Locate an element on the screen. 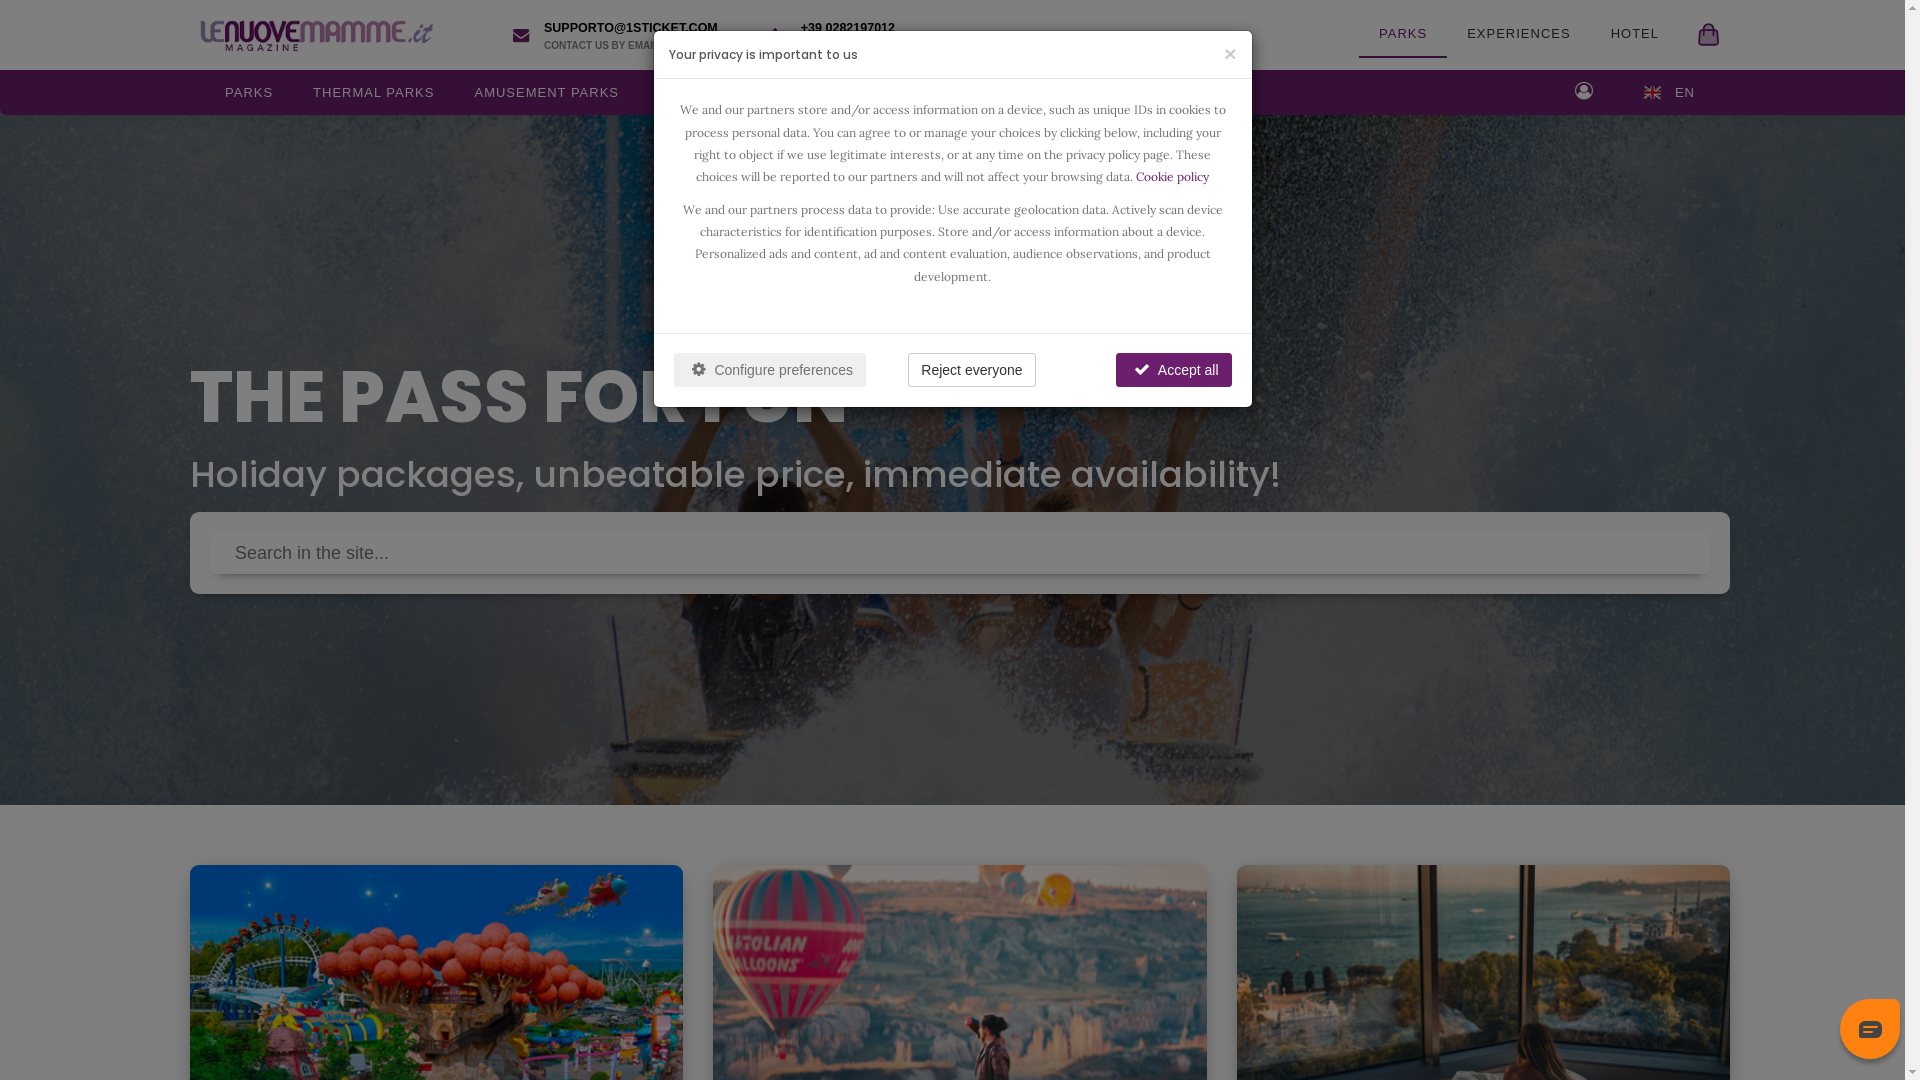 The width and height of the screenshot is (1920, 1080). 'Cookie policy' is located at coordinates (1136, 175).